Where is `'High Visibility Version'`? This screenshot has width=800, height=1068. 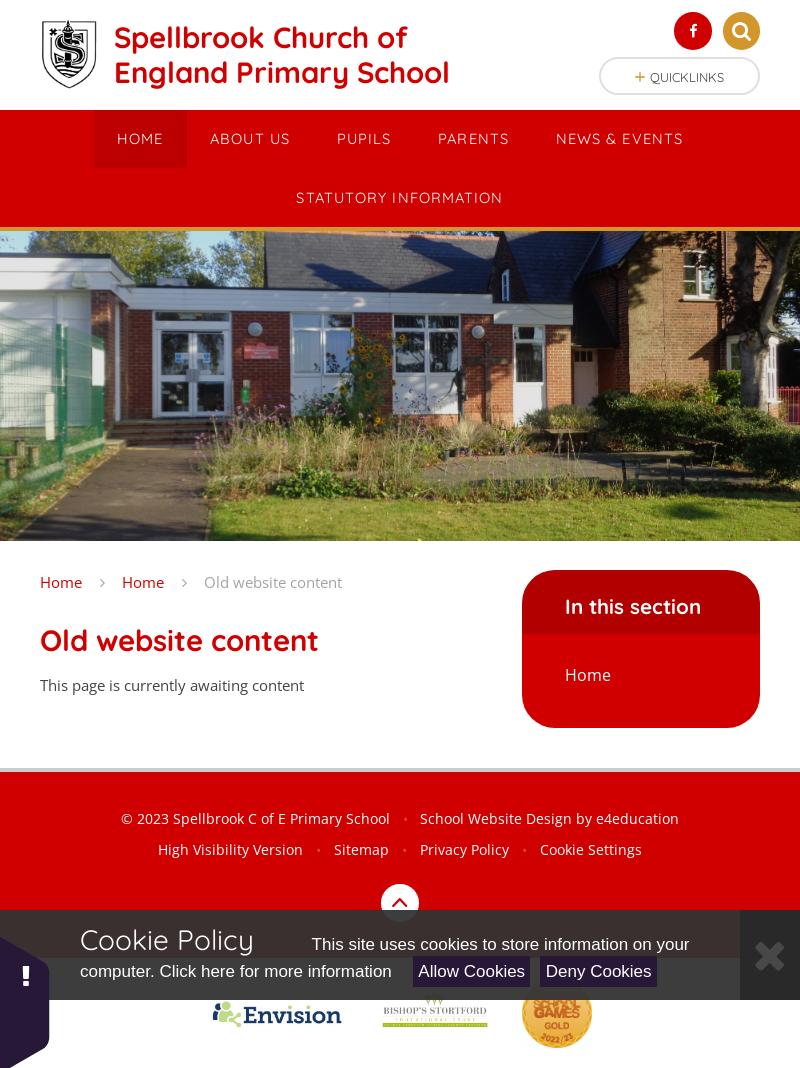 'High Visibility Version' is located at coordinates (230, 848).